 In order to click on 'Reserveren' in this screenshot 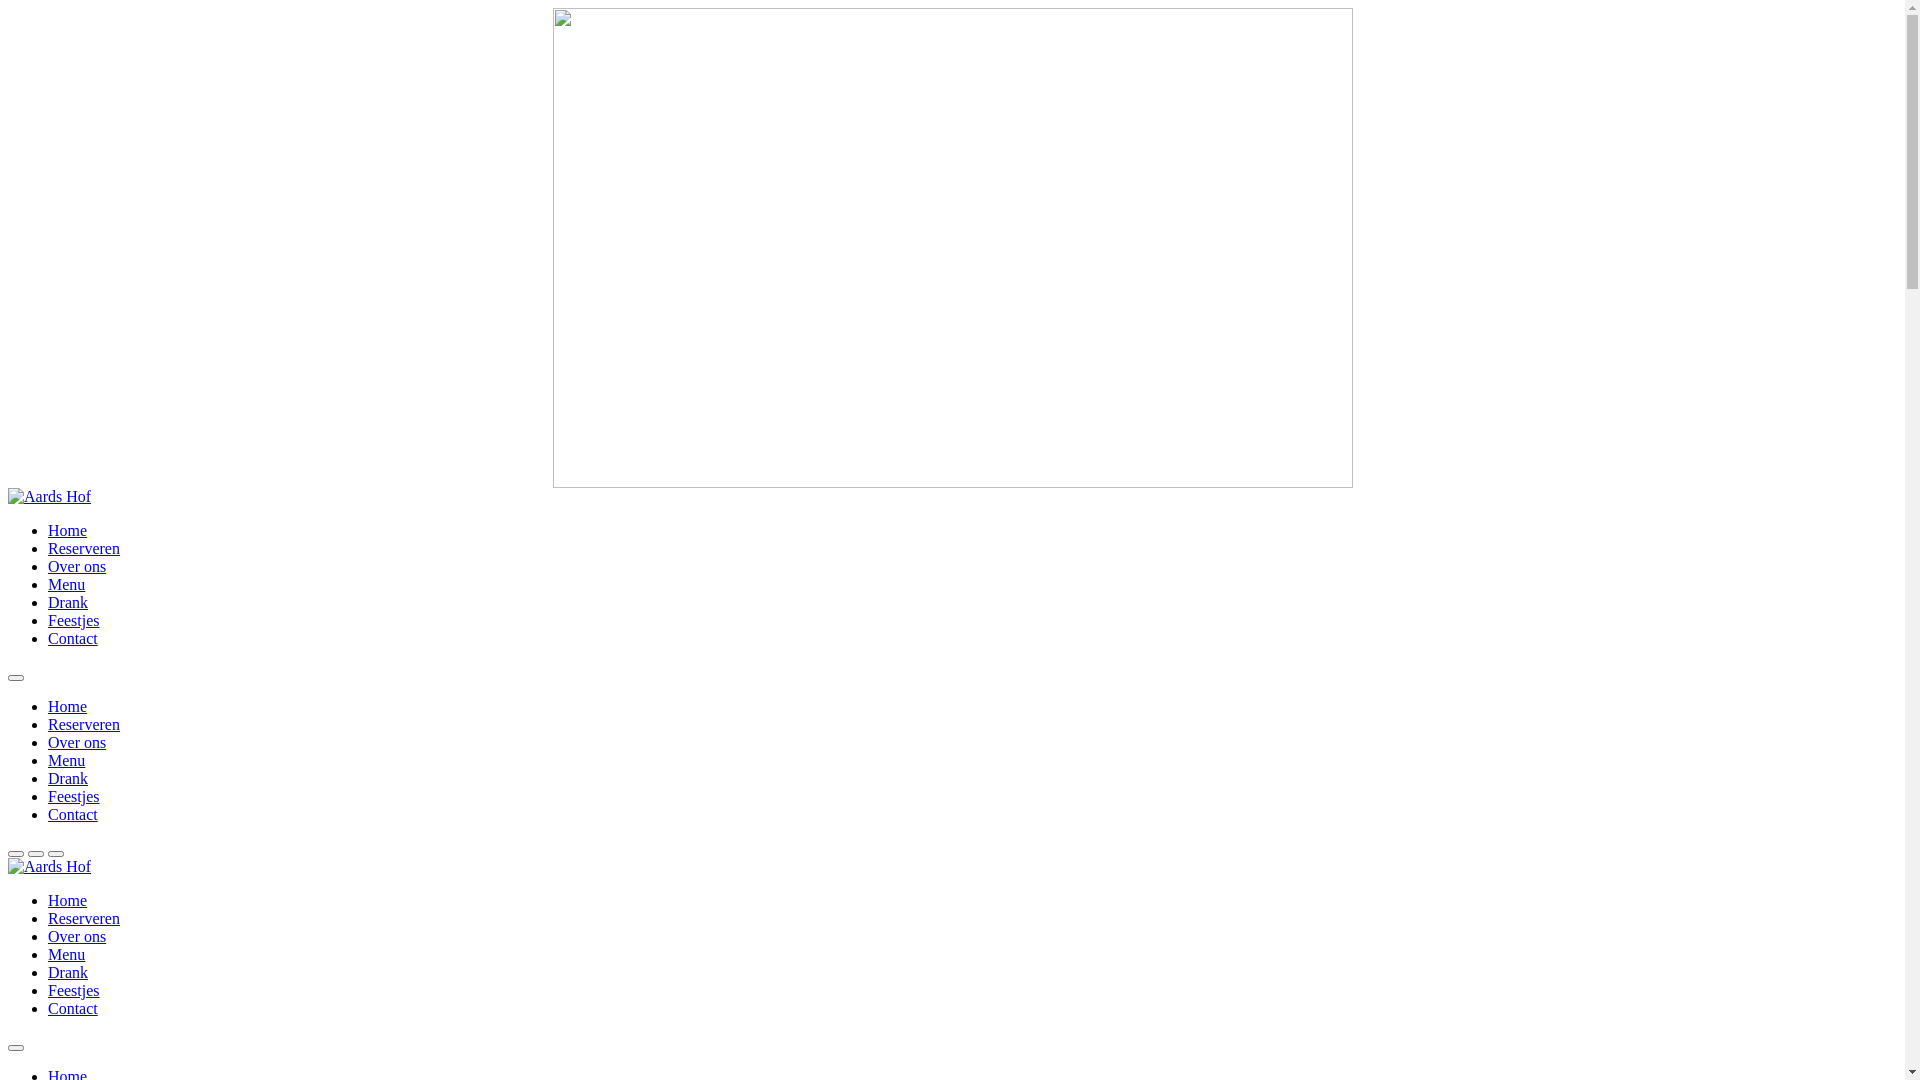, I will do `click(82, 724)`.